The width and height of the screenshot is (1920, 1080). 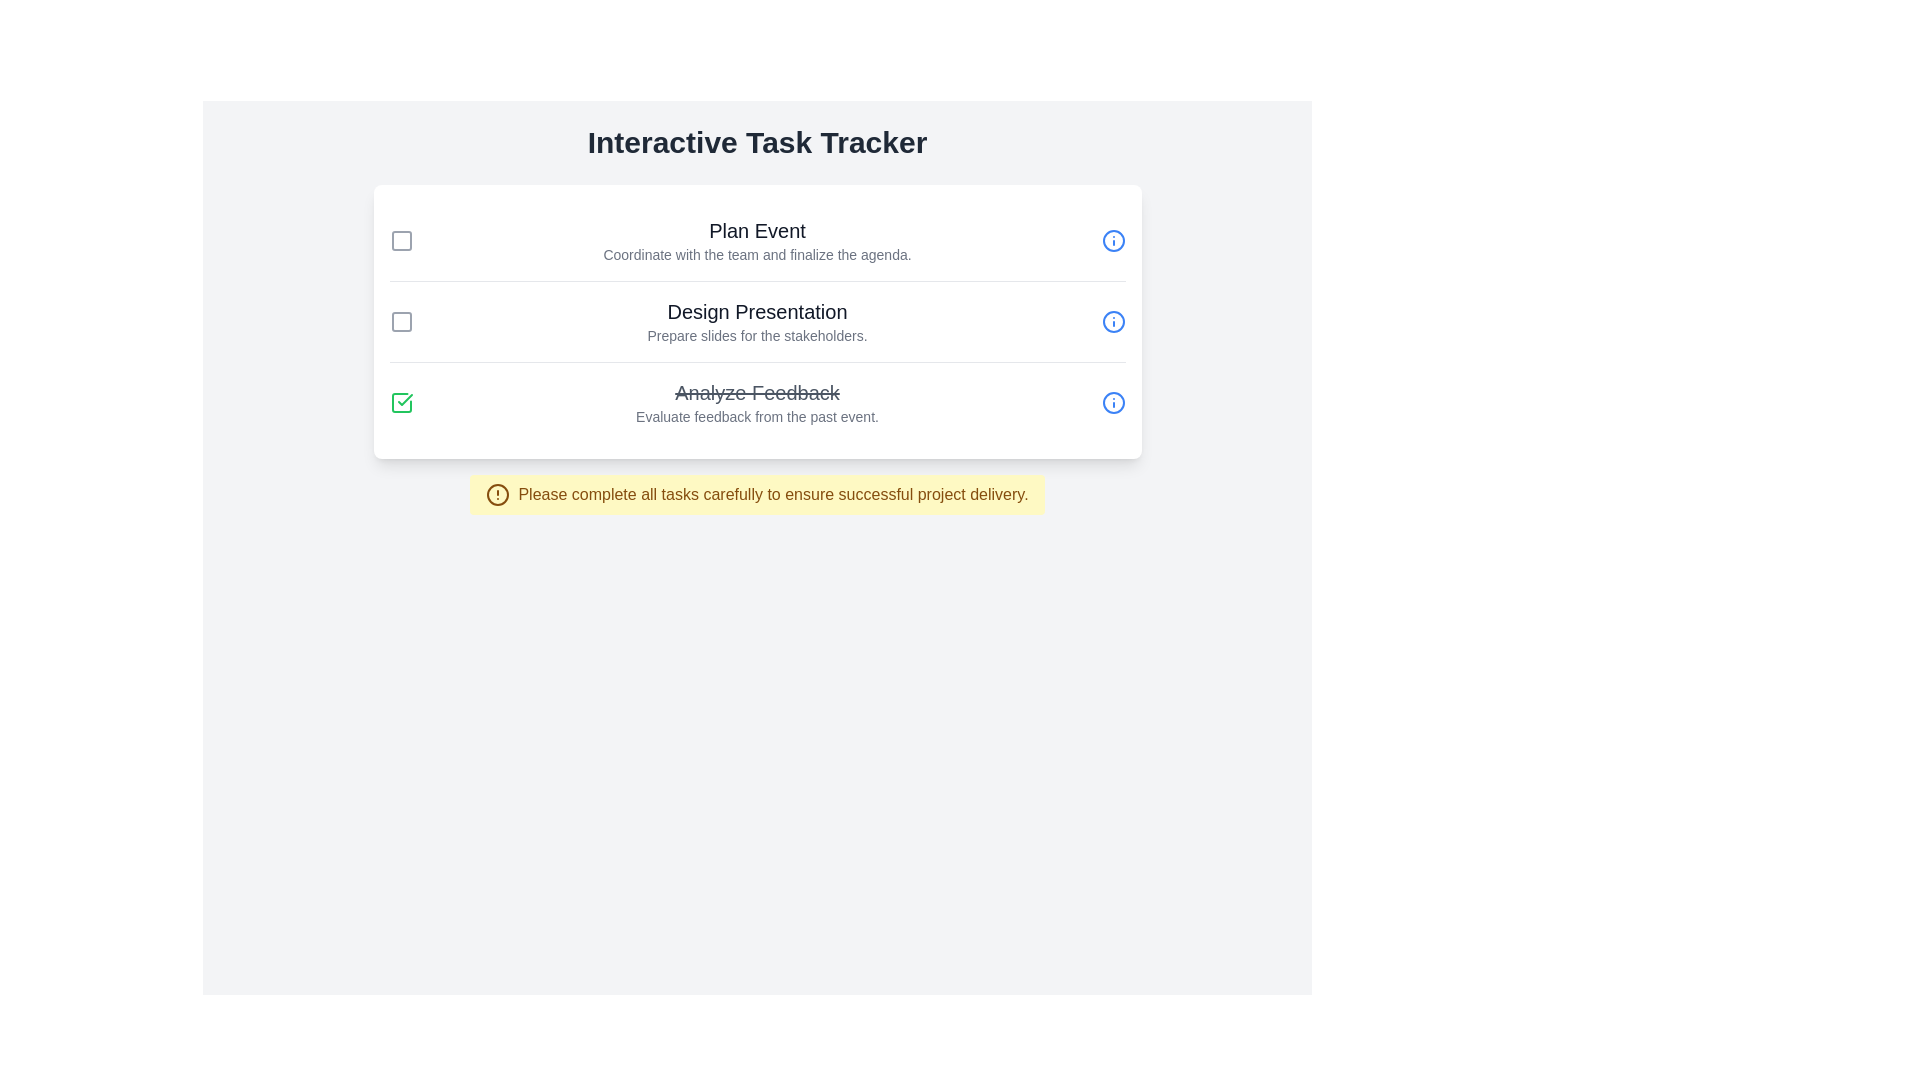 What do you see at coordinates (1112, 239) in the screenshot?
I see `the info icon for the task titled 'Plan Event' to view its details` at bounding box center [1112, 239].